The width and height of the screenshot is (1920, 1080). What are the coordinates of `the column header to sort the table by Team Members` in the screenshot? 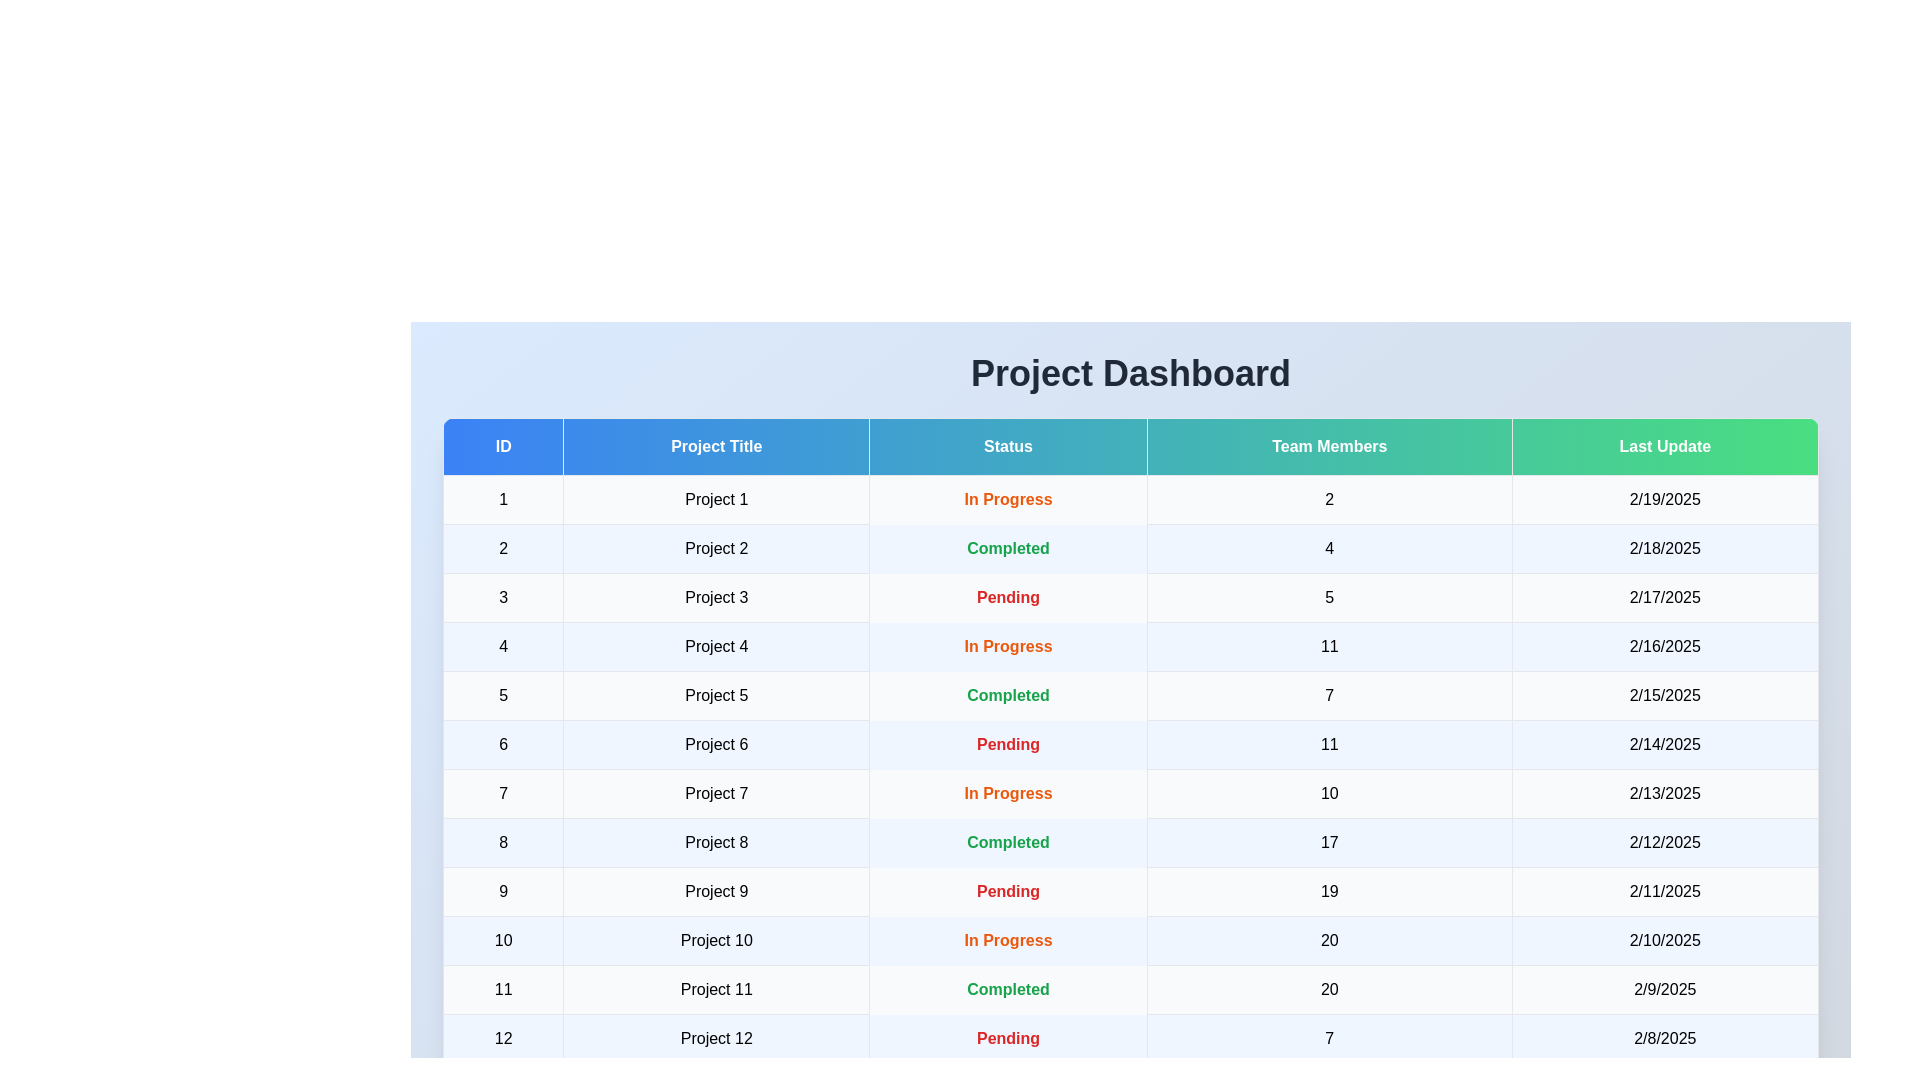 It's located at (1329, 446).